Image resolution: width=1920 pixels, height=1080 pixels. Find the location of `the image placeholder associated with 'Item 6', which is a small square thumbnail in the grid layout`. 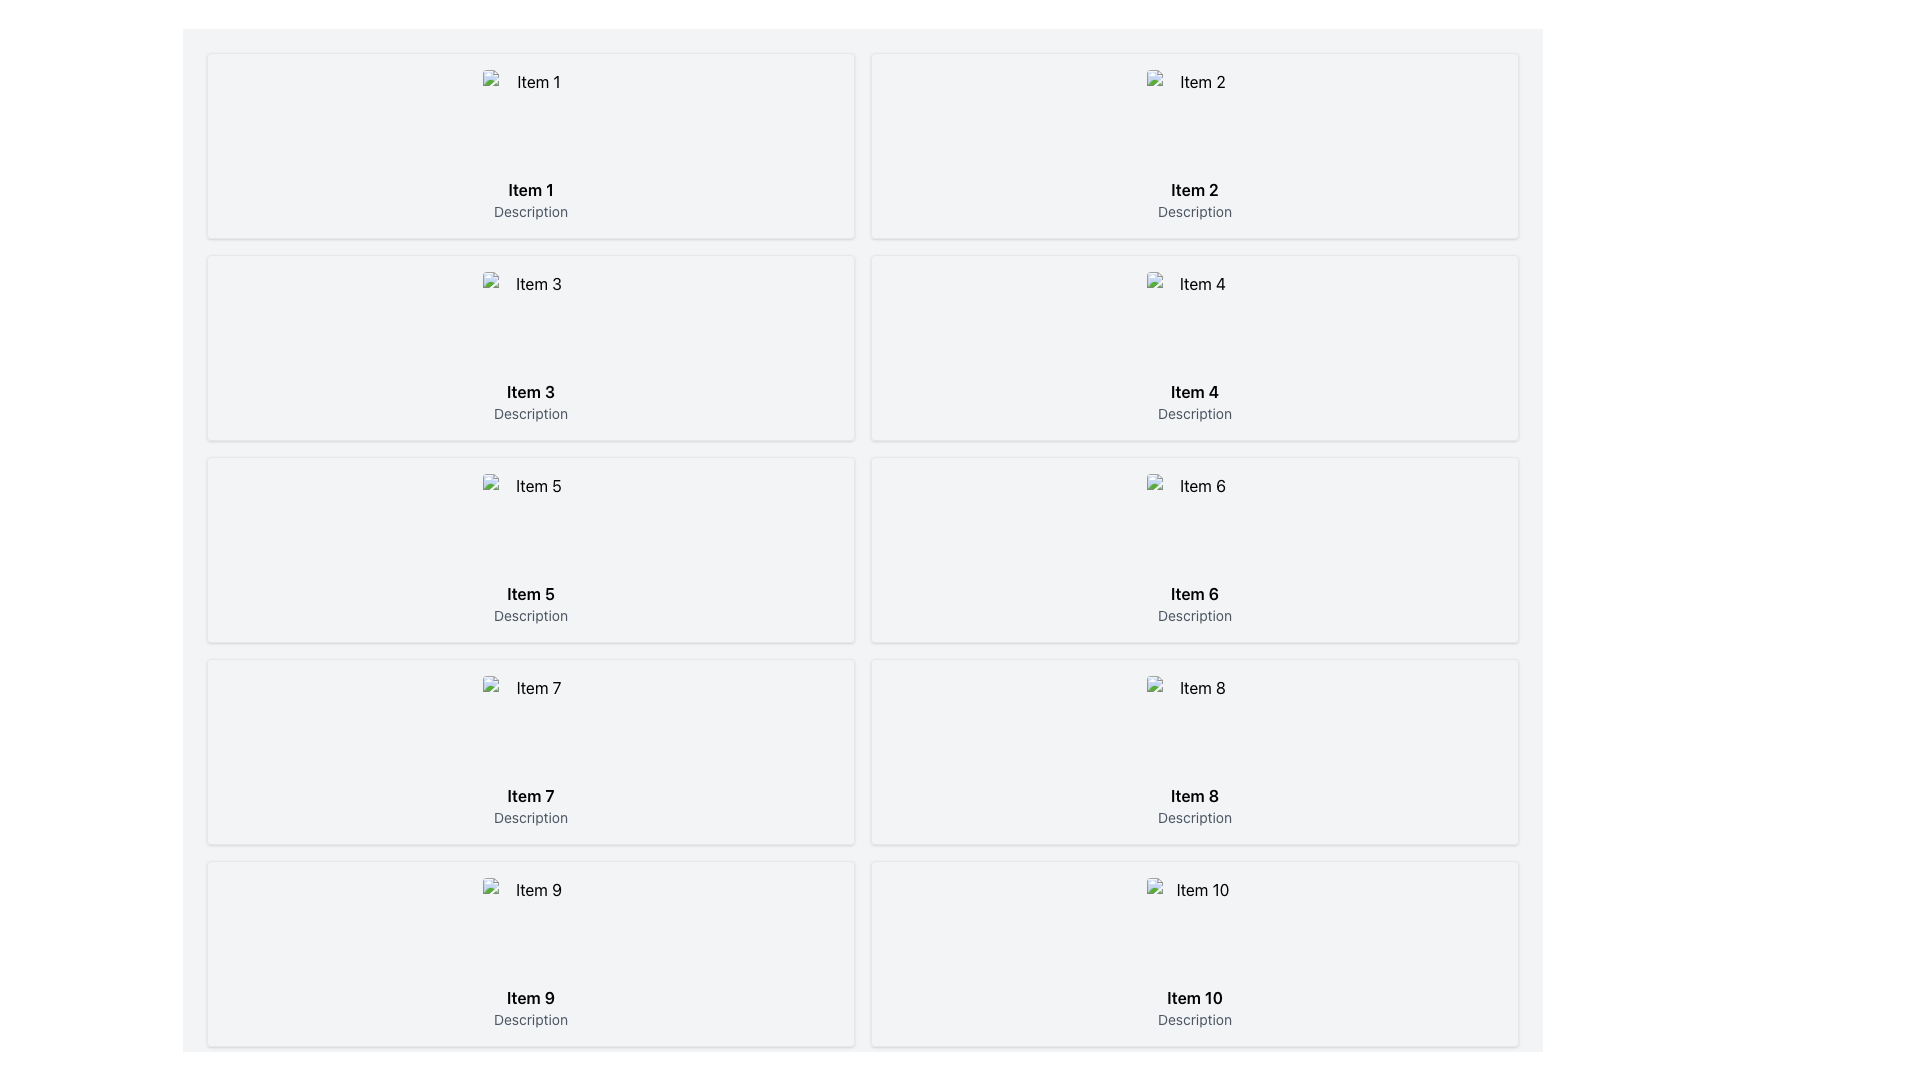

the image placeholder associated with 'Item 6', which is a small square thumbnail in the grid layout is located at coordinates (1195, 520).